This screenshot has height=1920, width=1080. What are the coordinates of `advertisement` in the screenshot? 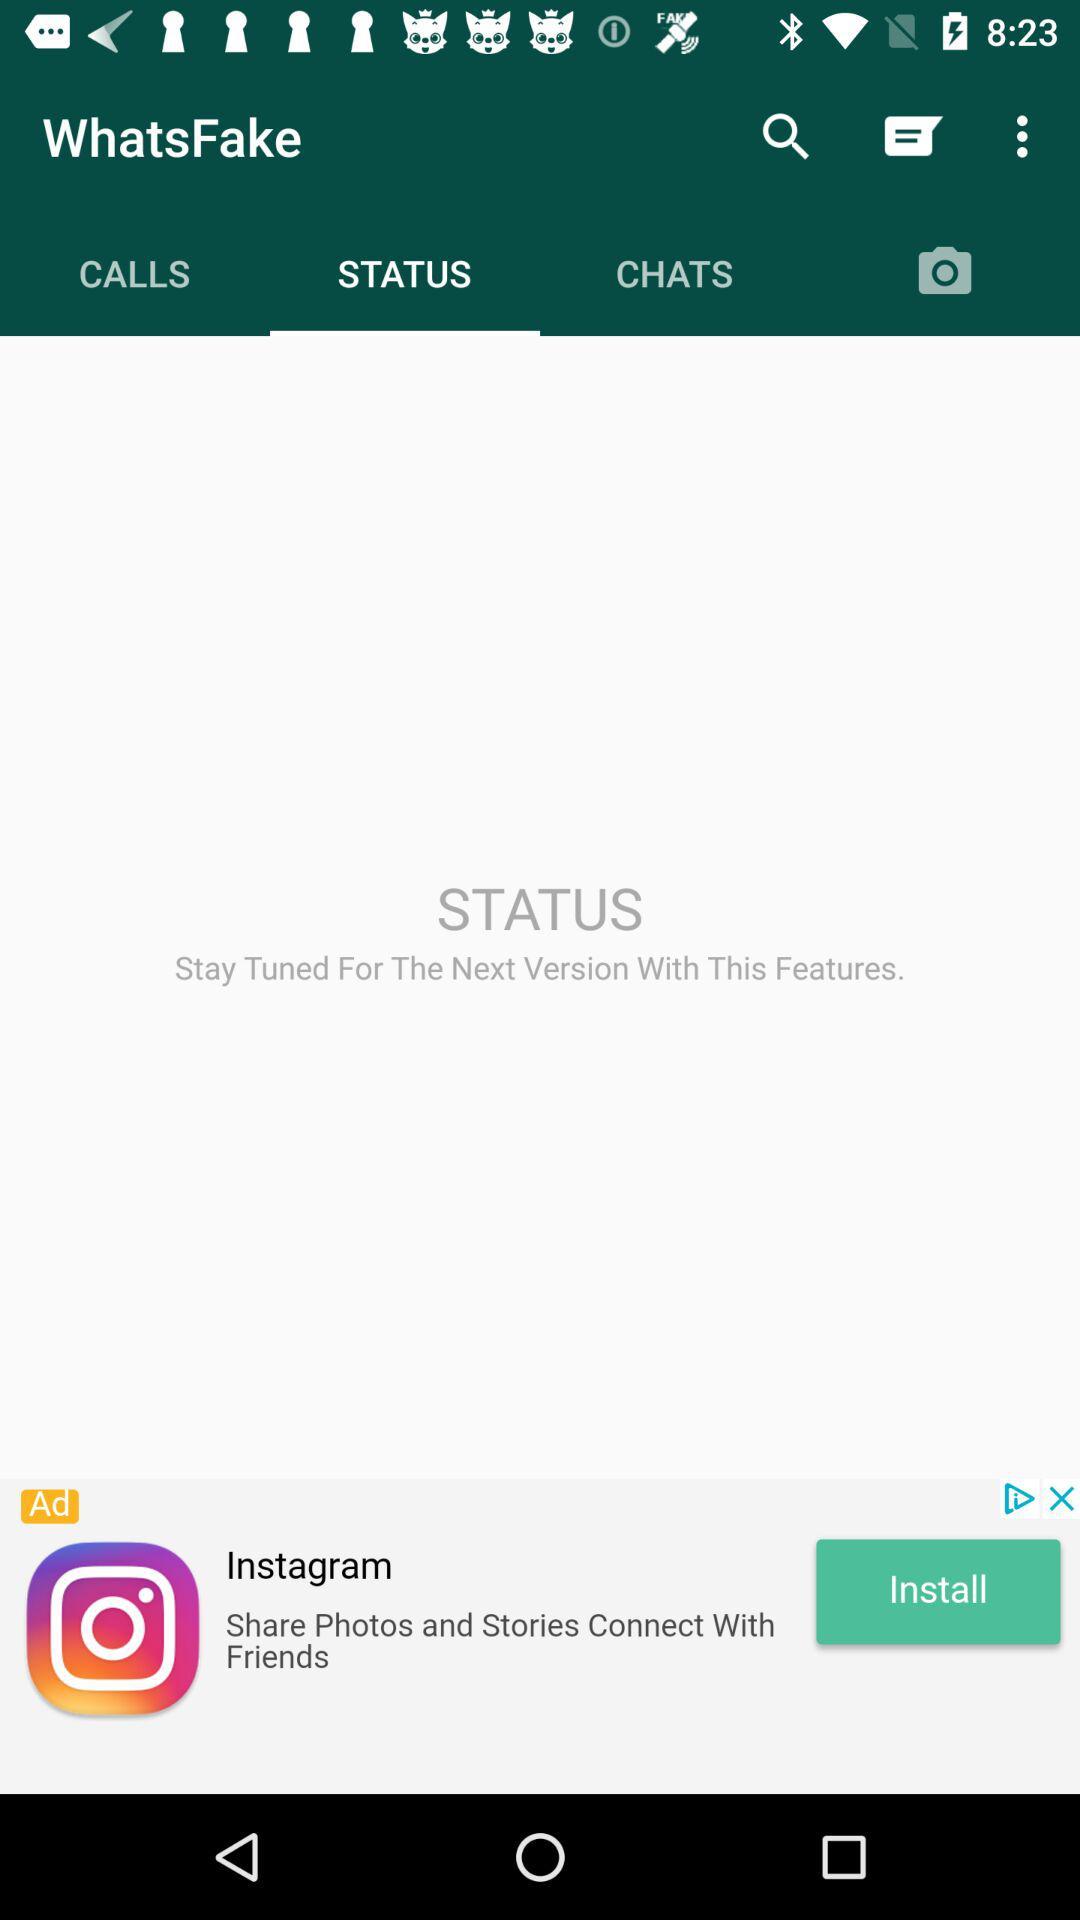 It's located at (540, 1636).